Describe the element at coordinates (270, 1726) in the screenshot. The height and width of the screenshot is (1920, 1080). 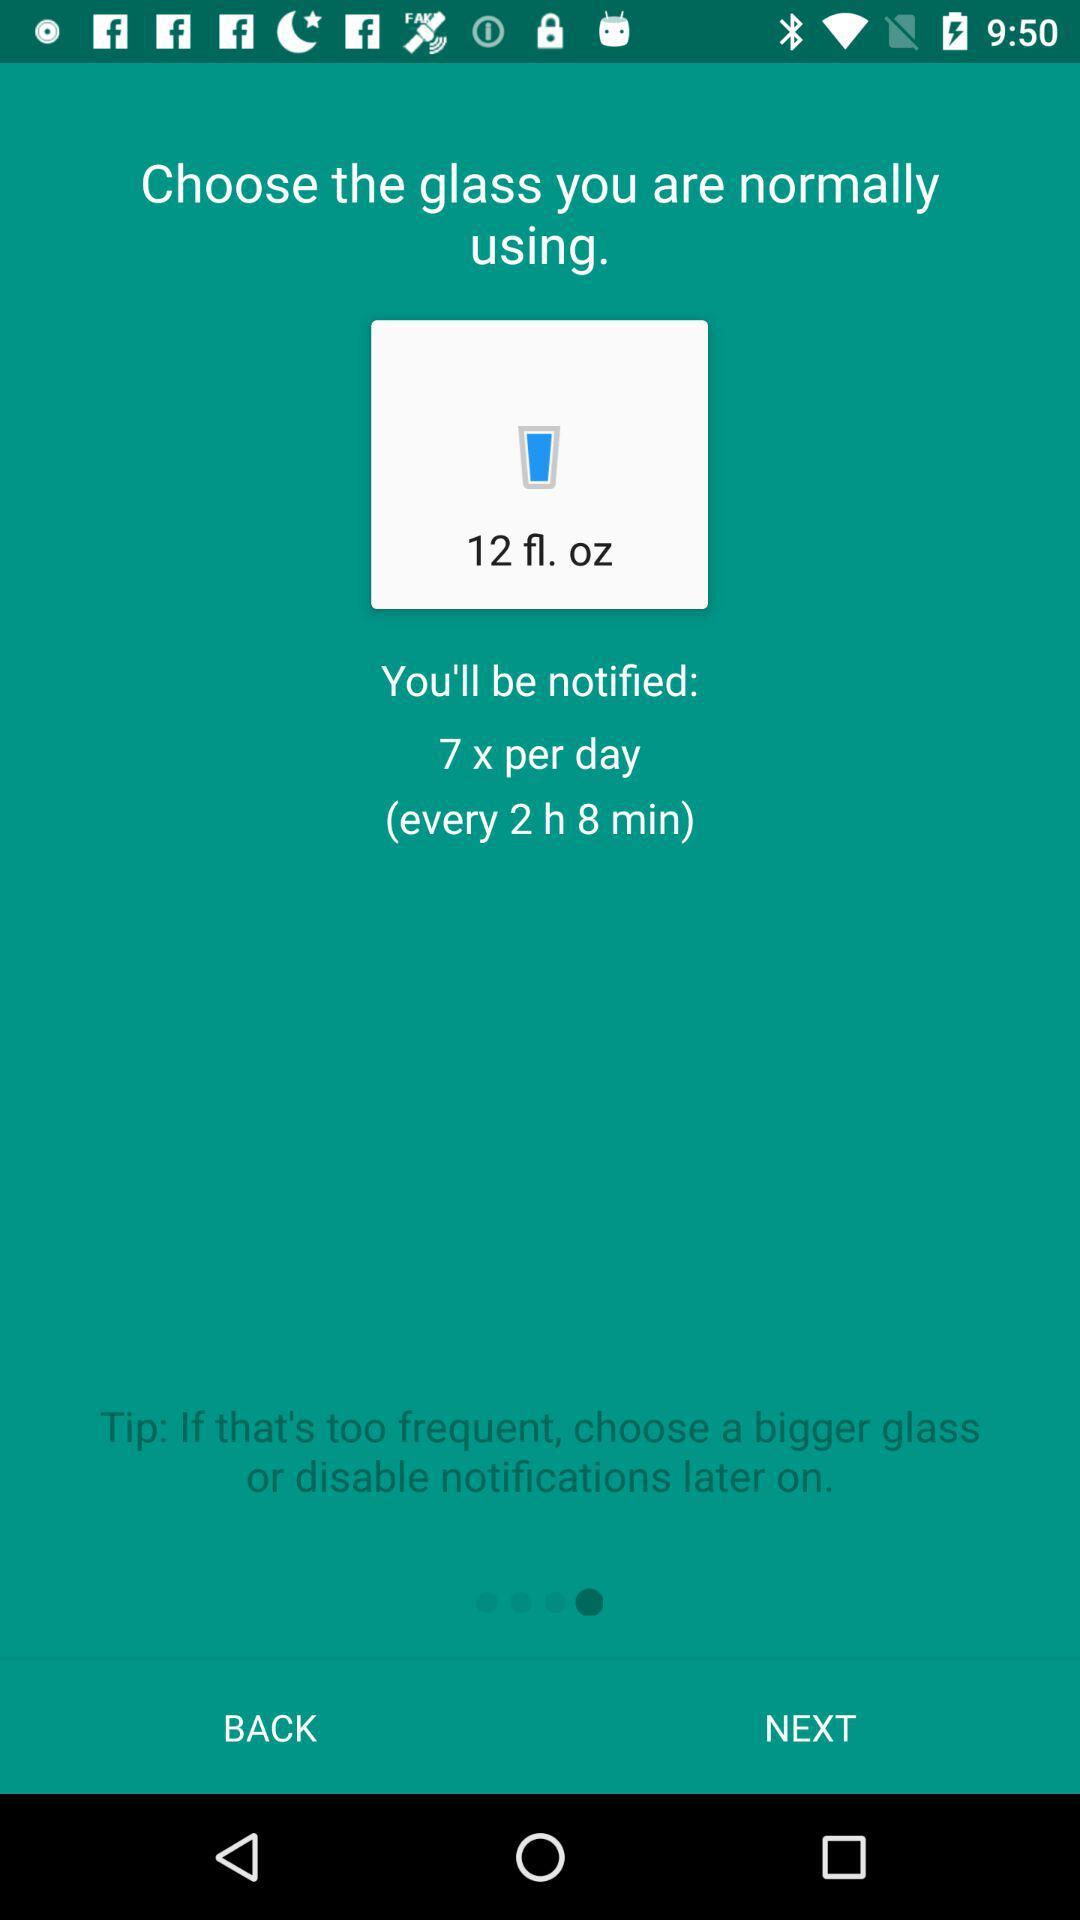
I see `icon to the left of next icon` at that location.